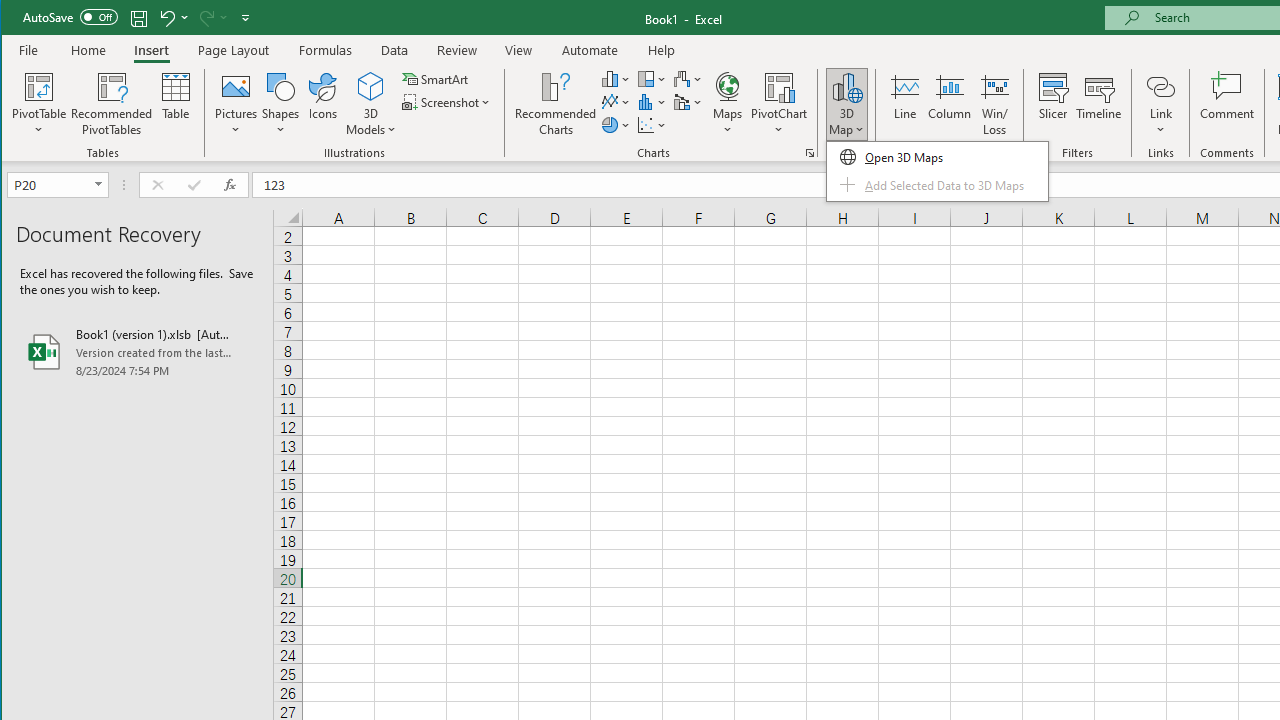  Describe the element at coordinates (39, 104) in the screenshot. I see `'PivotTable'` at that location.